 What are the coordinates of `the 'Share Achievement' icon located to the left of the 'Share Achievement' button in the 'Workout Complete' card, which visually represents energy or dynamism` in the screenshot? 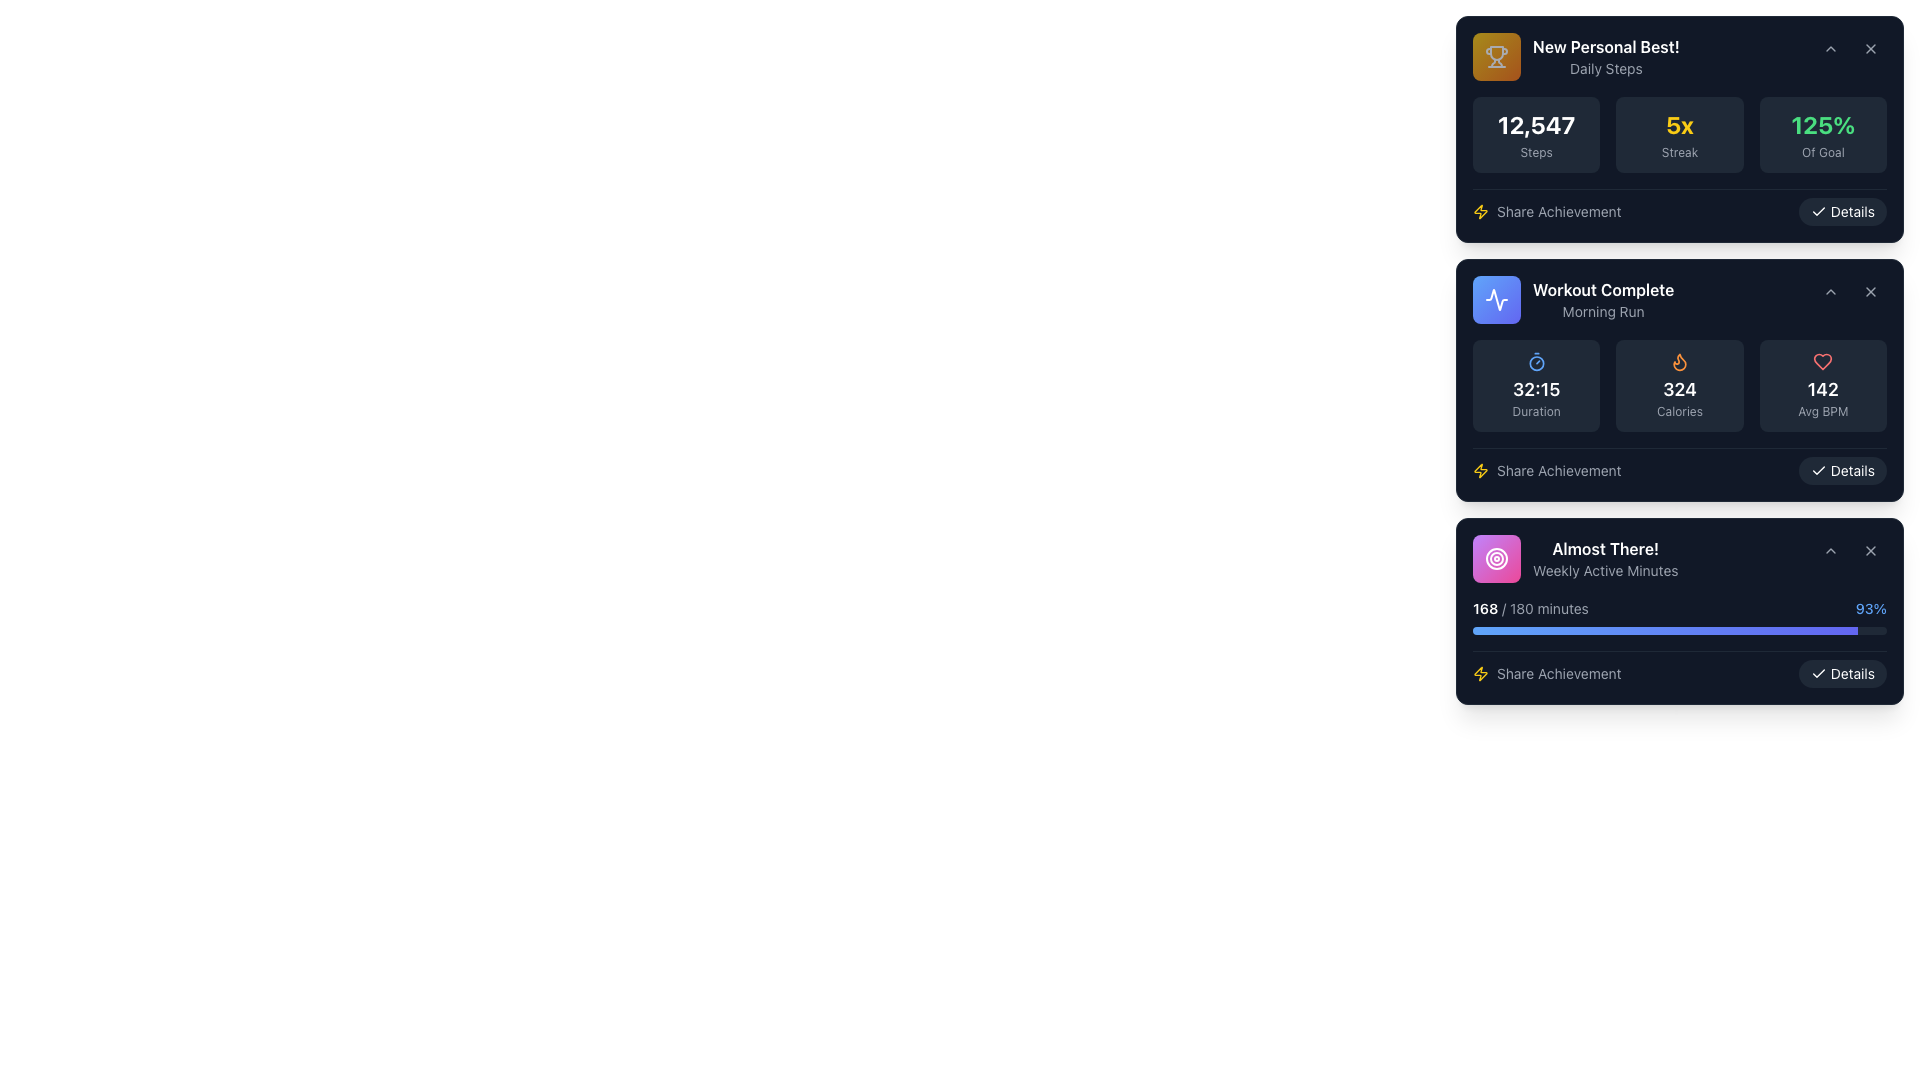 It's located at (1481, 674).